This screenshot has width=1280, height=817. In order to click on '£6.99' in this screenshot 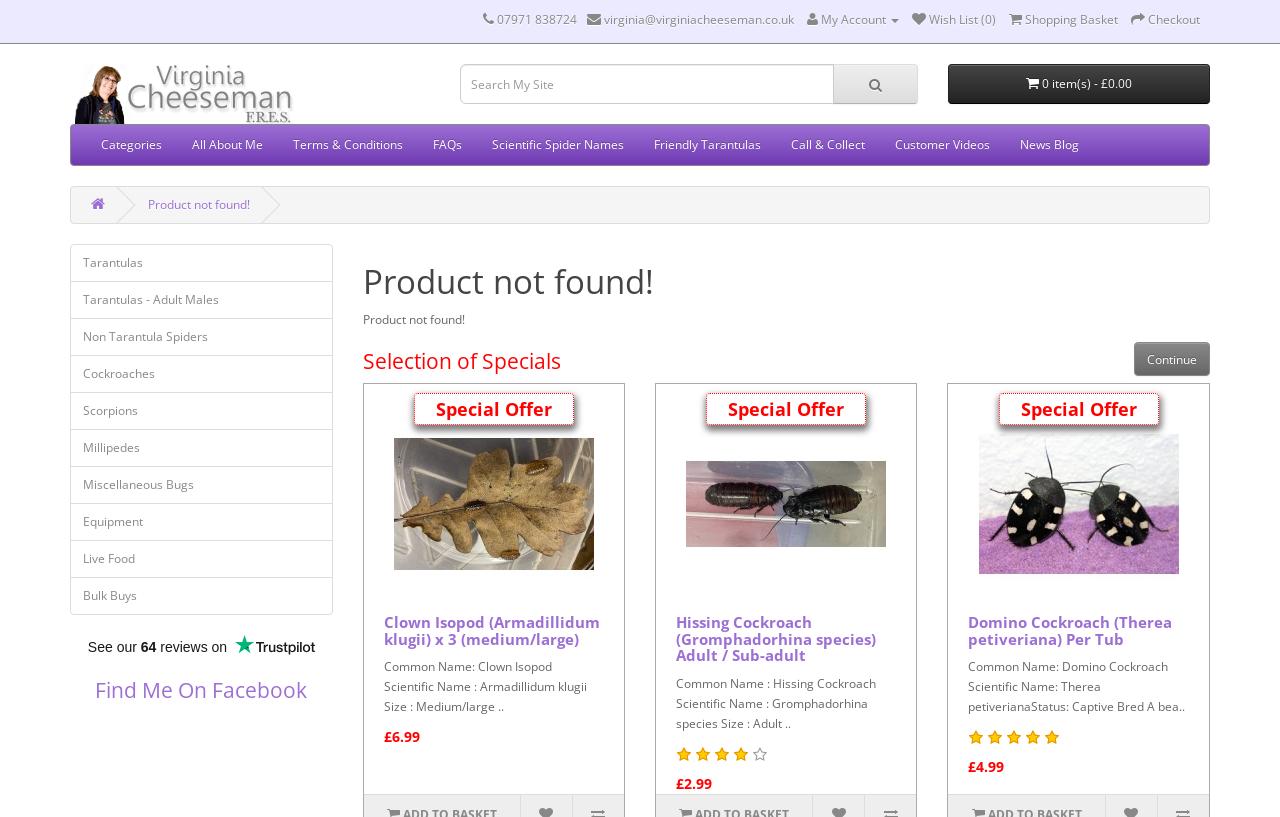, I will do `click(400, 736)`.